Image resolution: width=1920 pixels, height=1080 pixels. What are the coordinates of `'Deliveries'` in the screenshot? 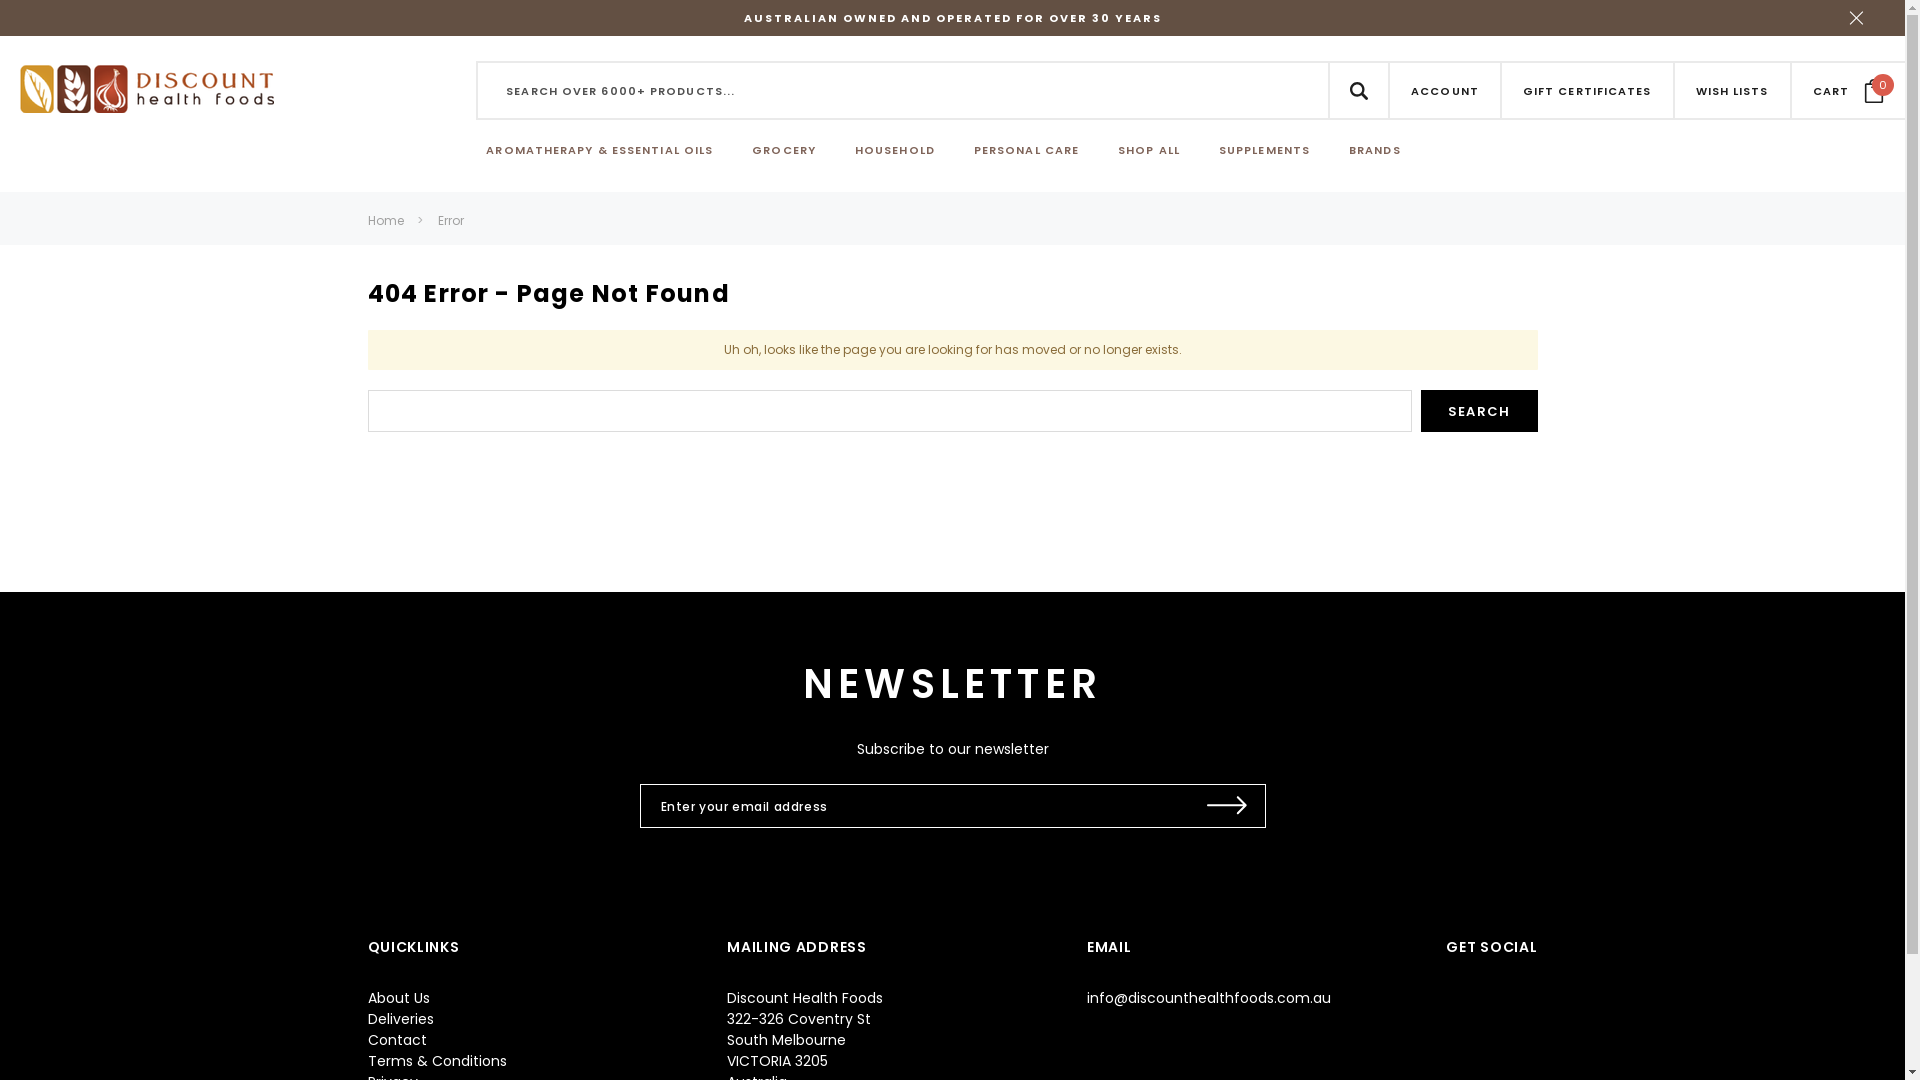 It's located at (400, 1018).